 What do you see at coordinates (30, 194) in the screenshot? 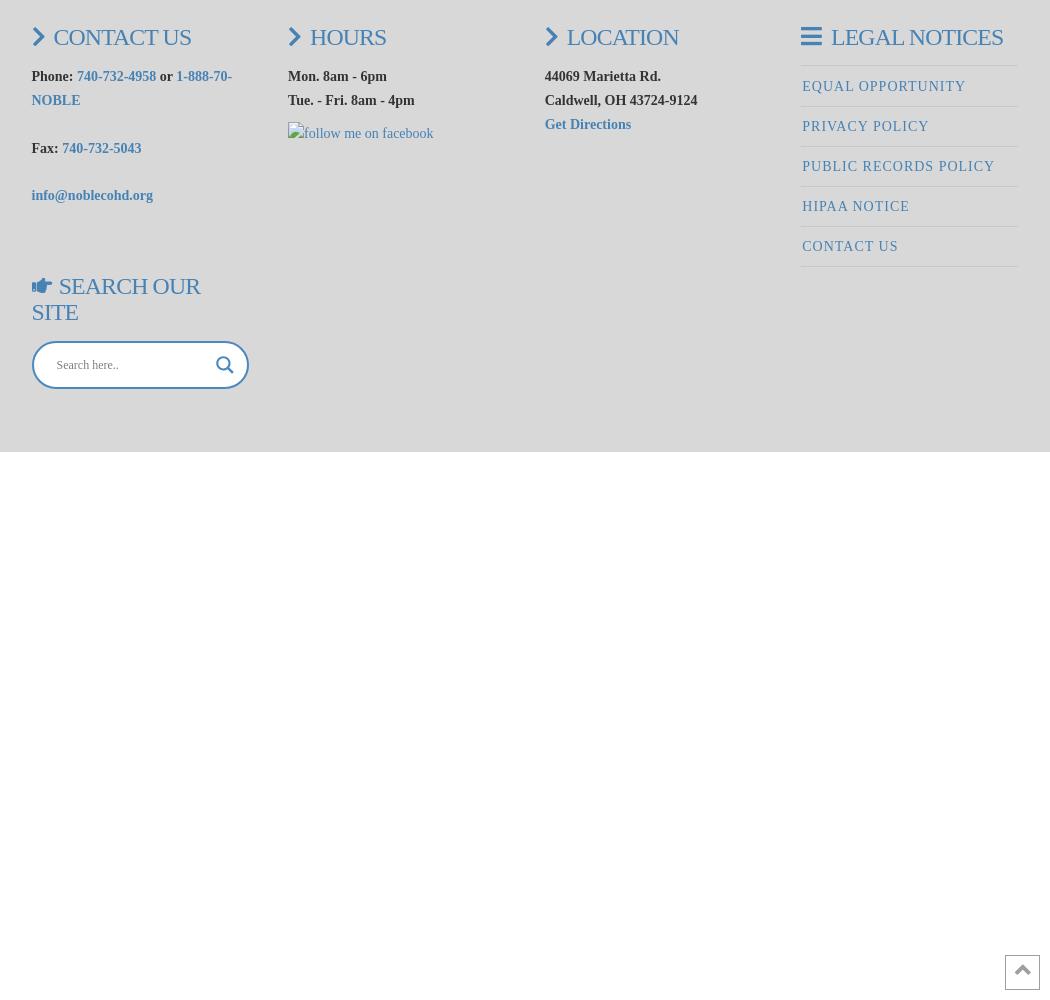
I see `'info@noblecohd.org'` at bounding box center [30, 194].